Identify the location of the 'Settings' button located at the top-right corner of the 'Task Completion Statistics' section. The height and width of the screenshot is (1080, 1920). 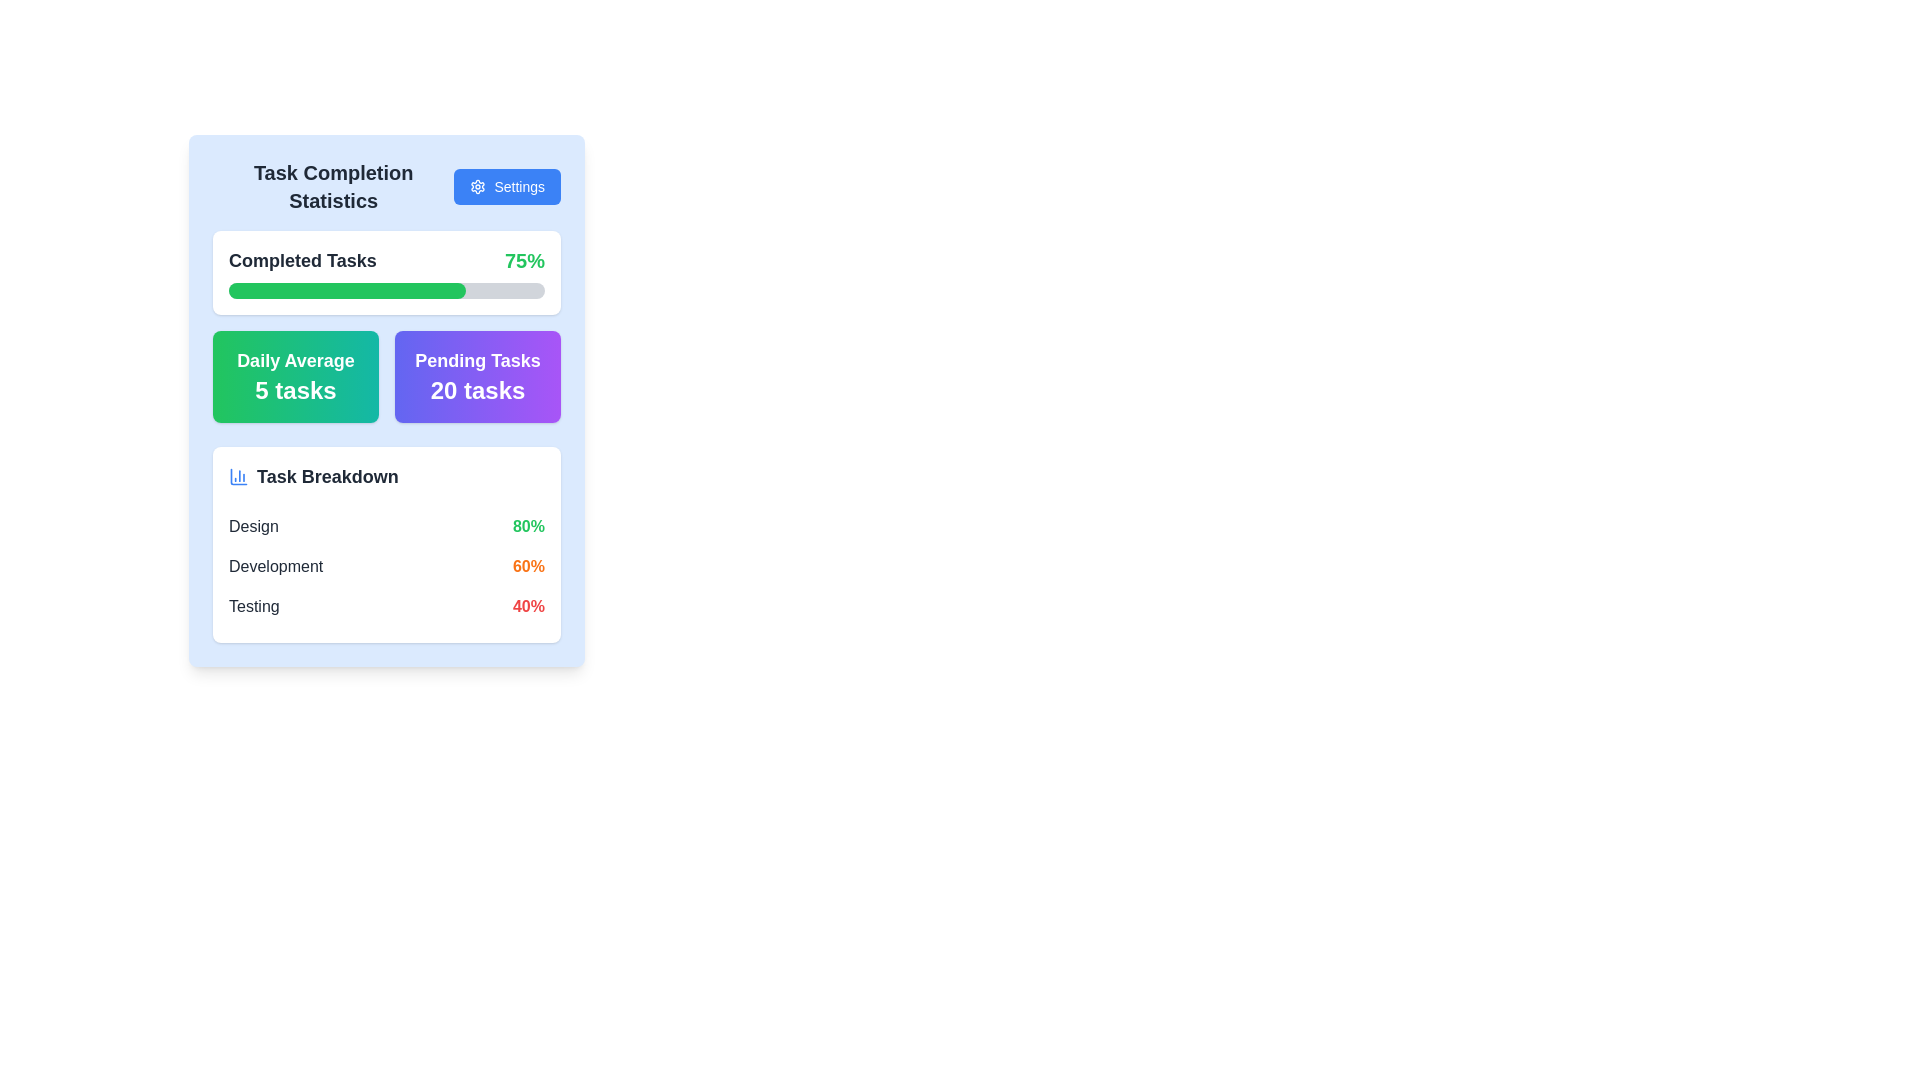
(507, 186).